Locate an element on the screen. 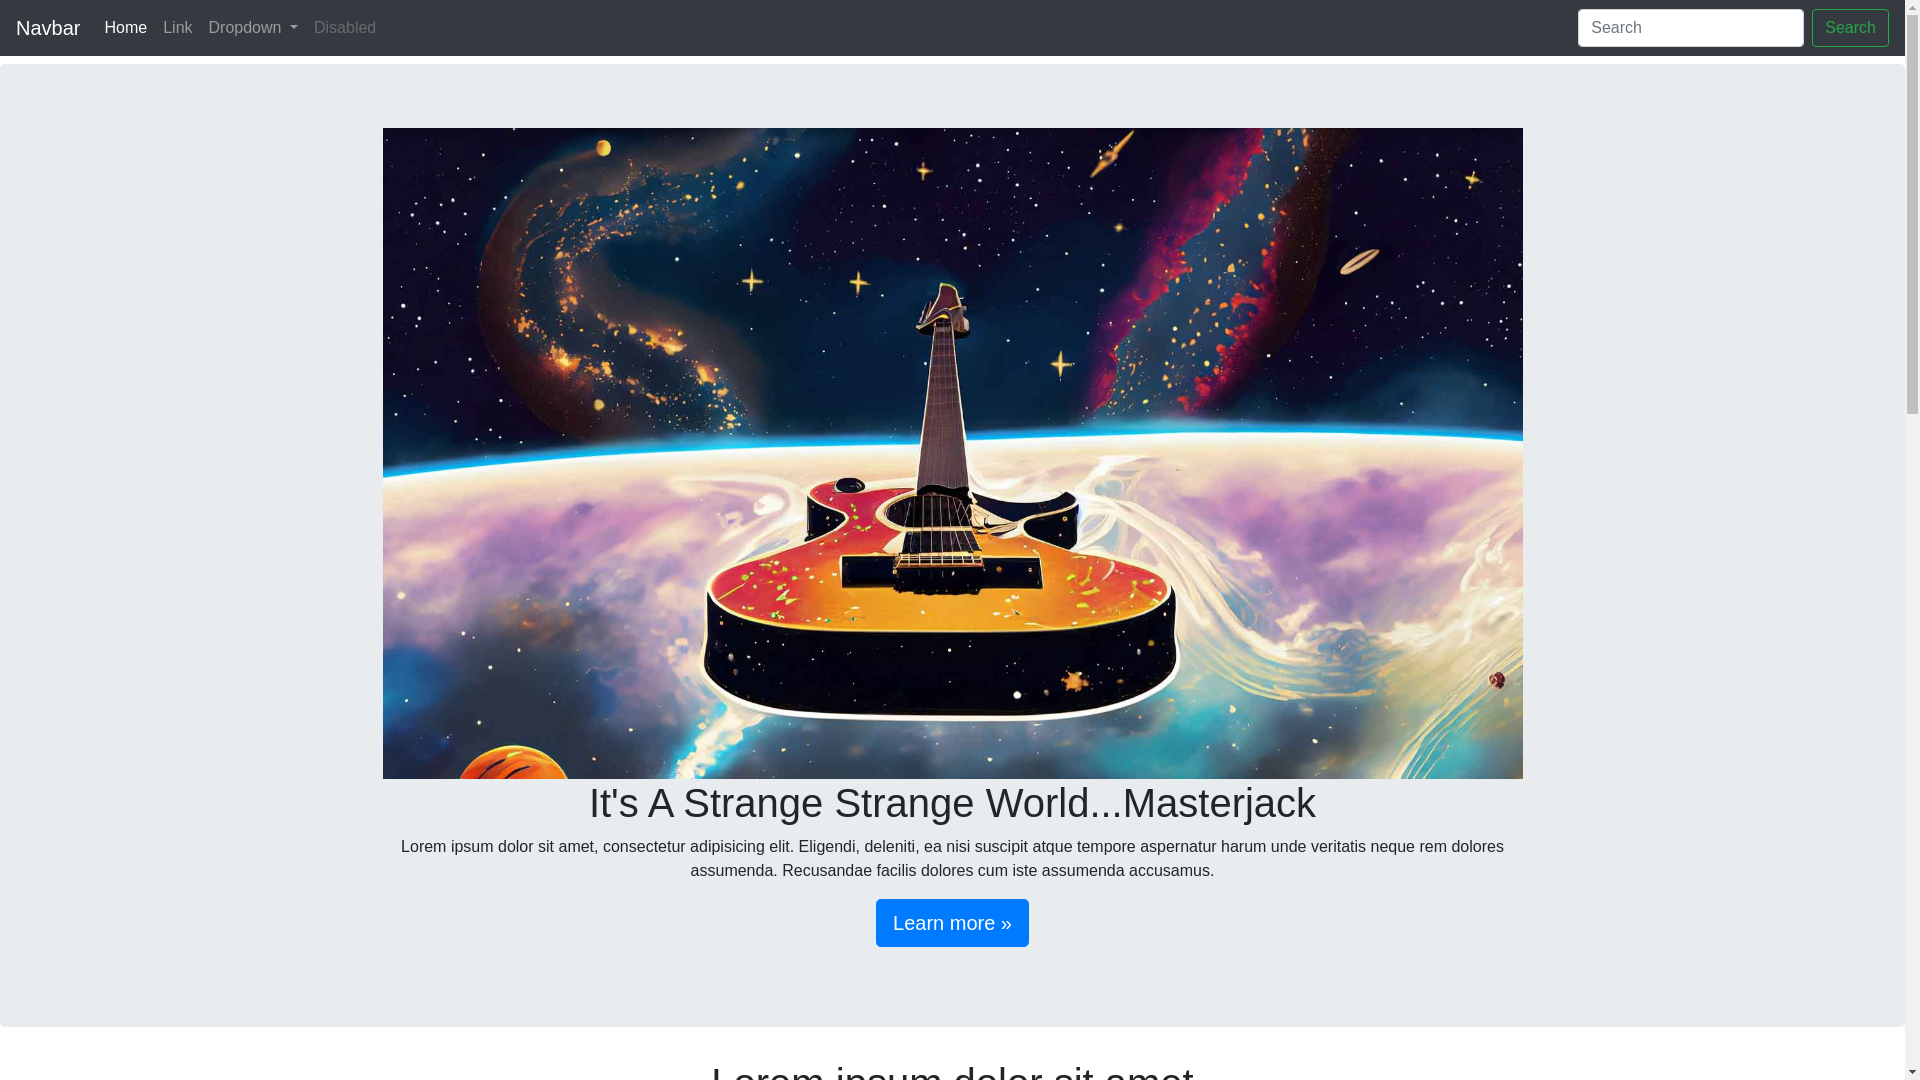 The height and width of the screenshot is (1080, 1920). 'Search' is located at coordinates (1849, 27).